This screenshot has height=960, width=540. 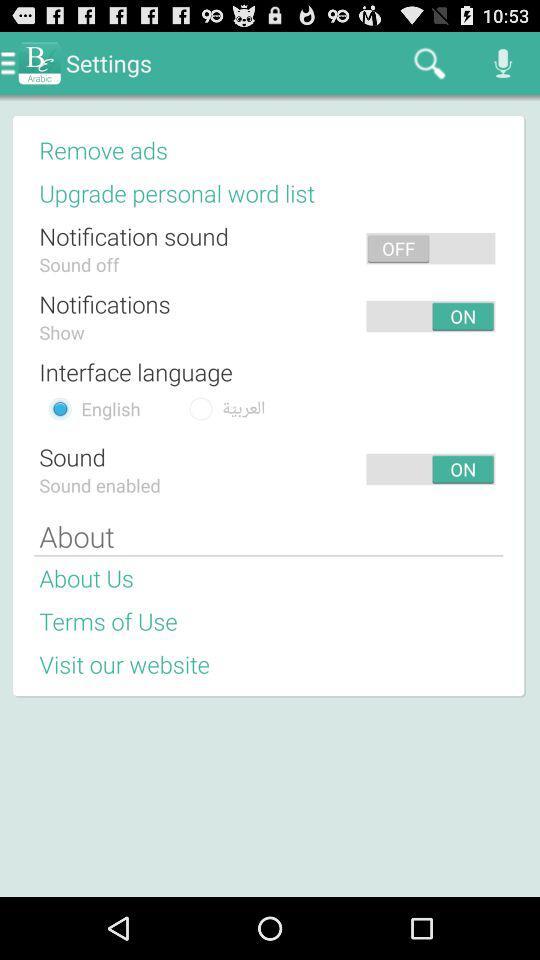 What do you see at coordinates (60, 407) in the screenshot?
I see `preferred language` at bounding box center [60, 407].